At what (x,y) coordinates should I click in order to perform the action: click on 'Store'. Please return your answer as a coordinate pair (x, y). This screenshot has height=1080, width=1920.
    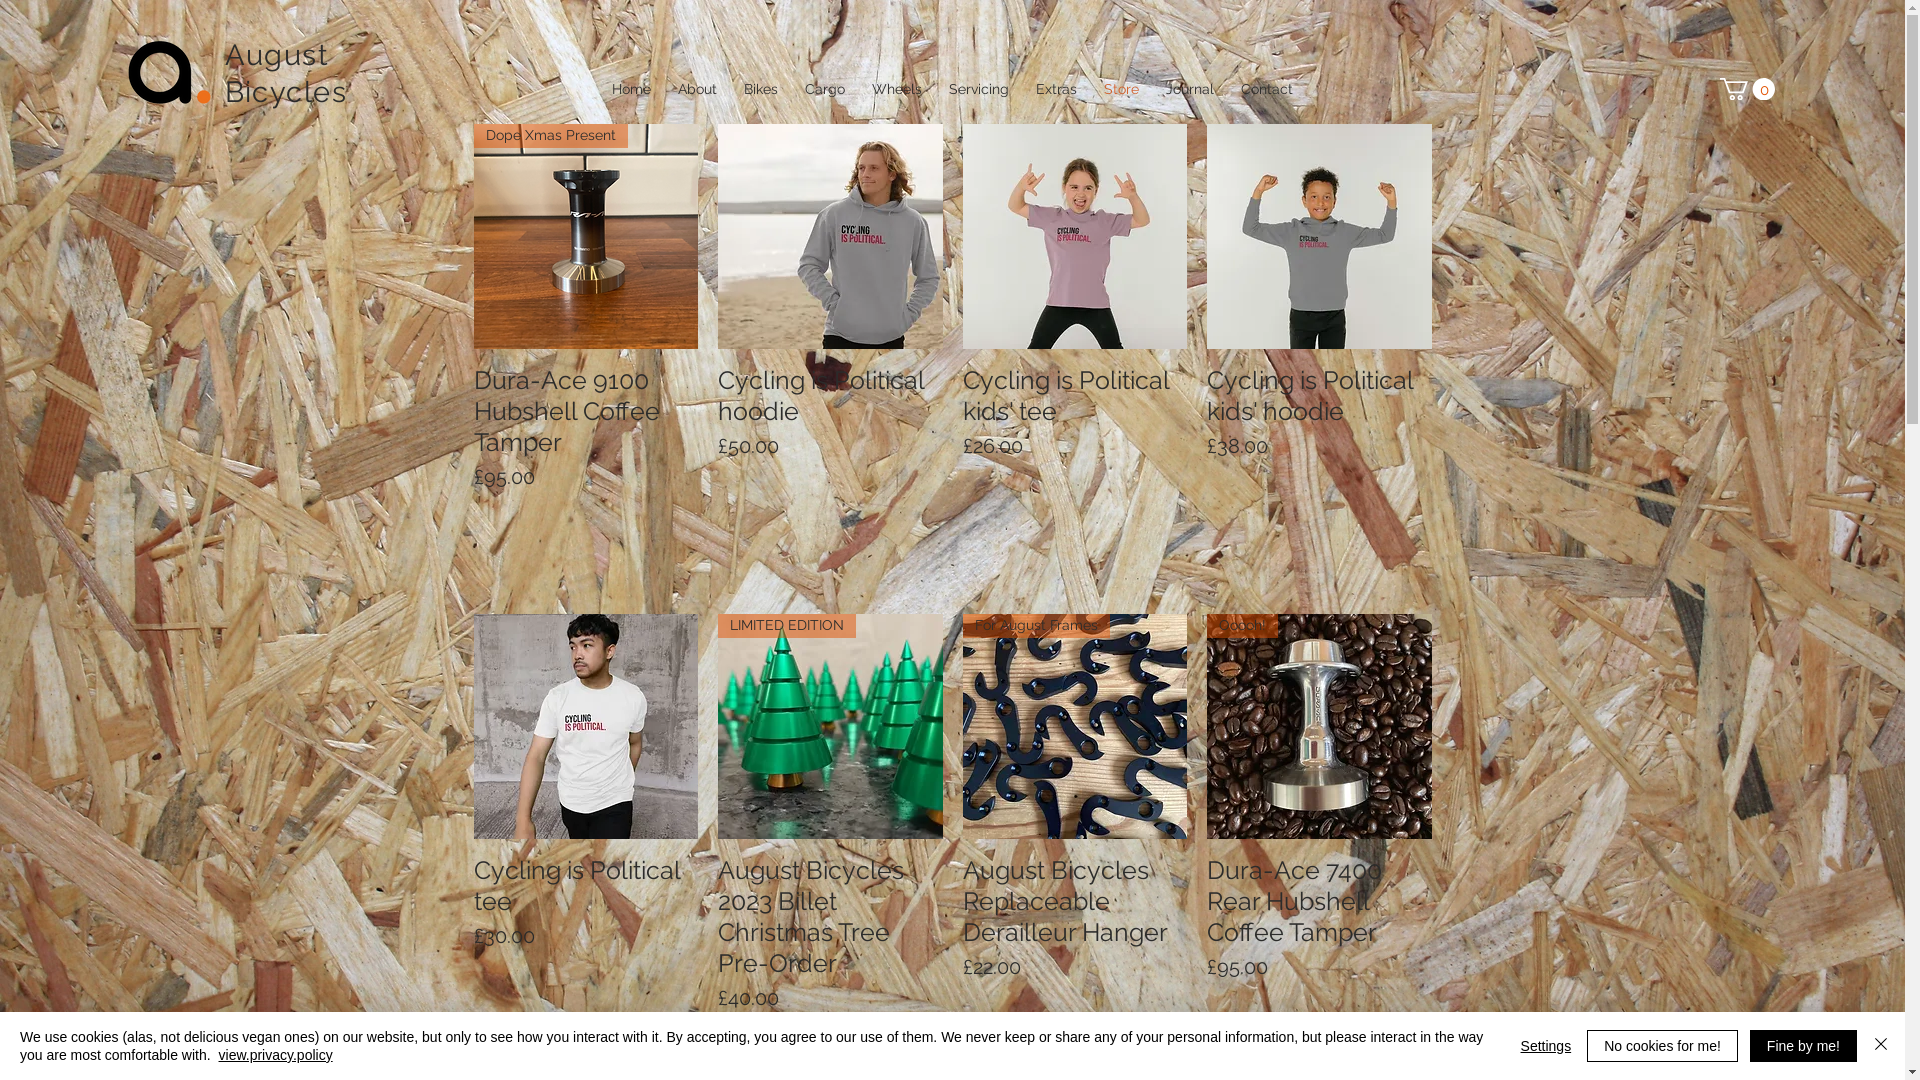
    Looking at the image, I should click on (1121, 87).